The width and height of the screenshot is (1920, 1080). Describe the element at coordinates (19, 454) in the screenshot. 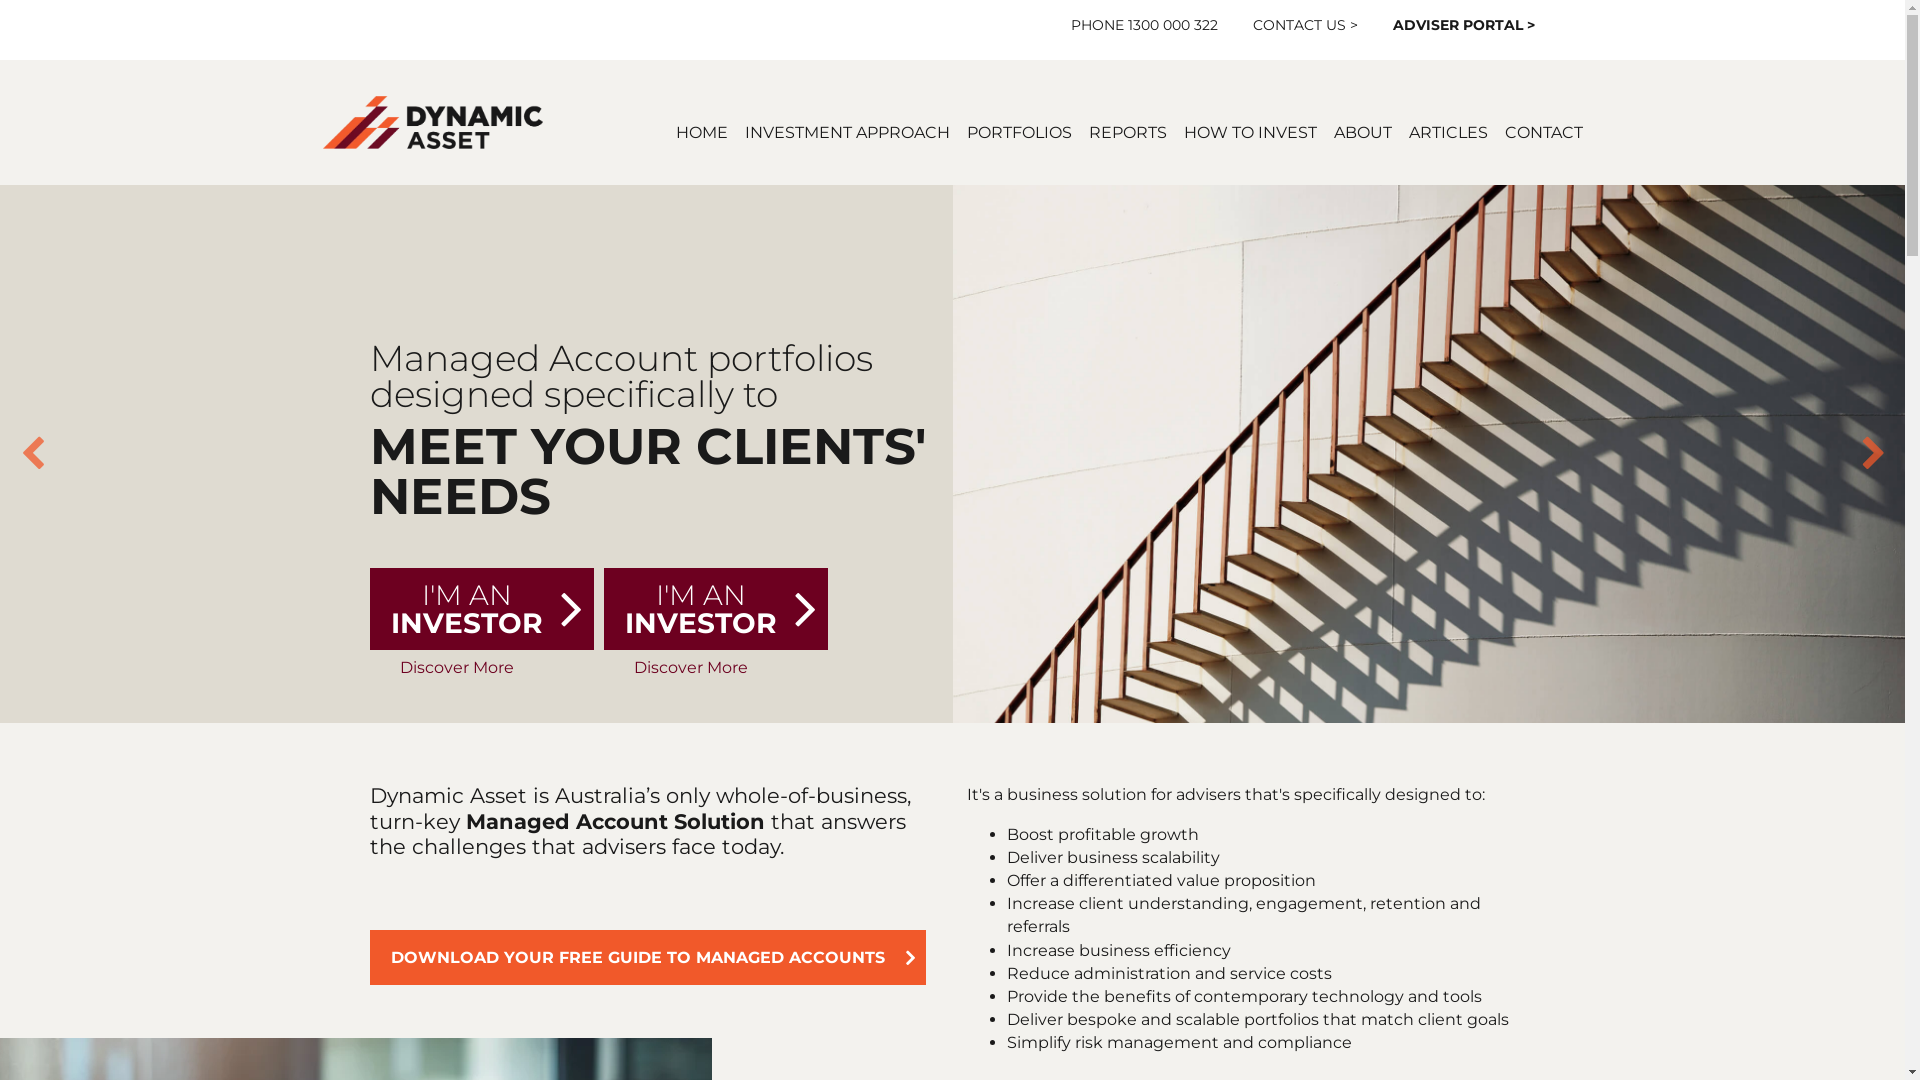

I see `'Previous'` at that location.